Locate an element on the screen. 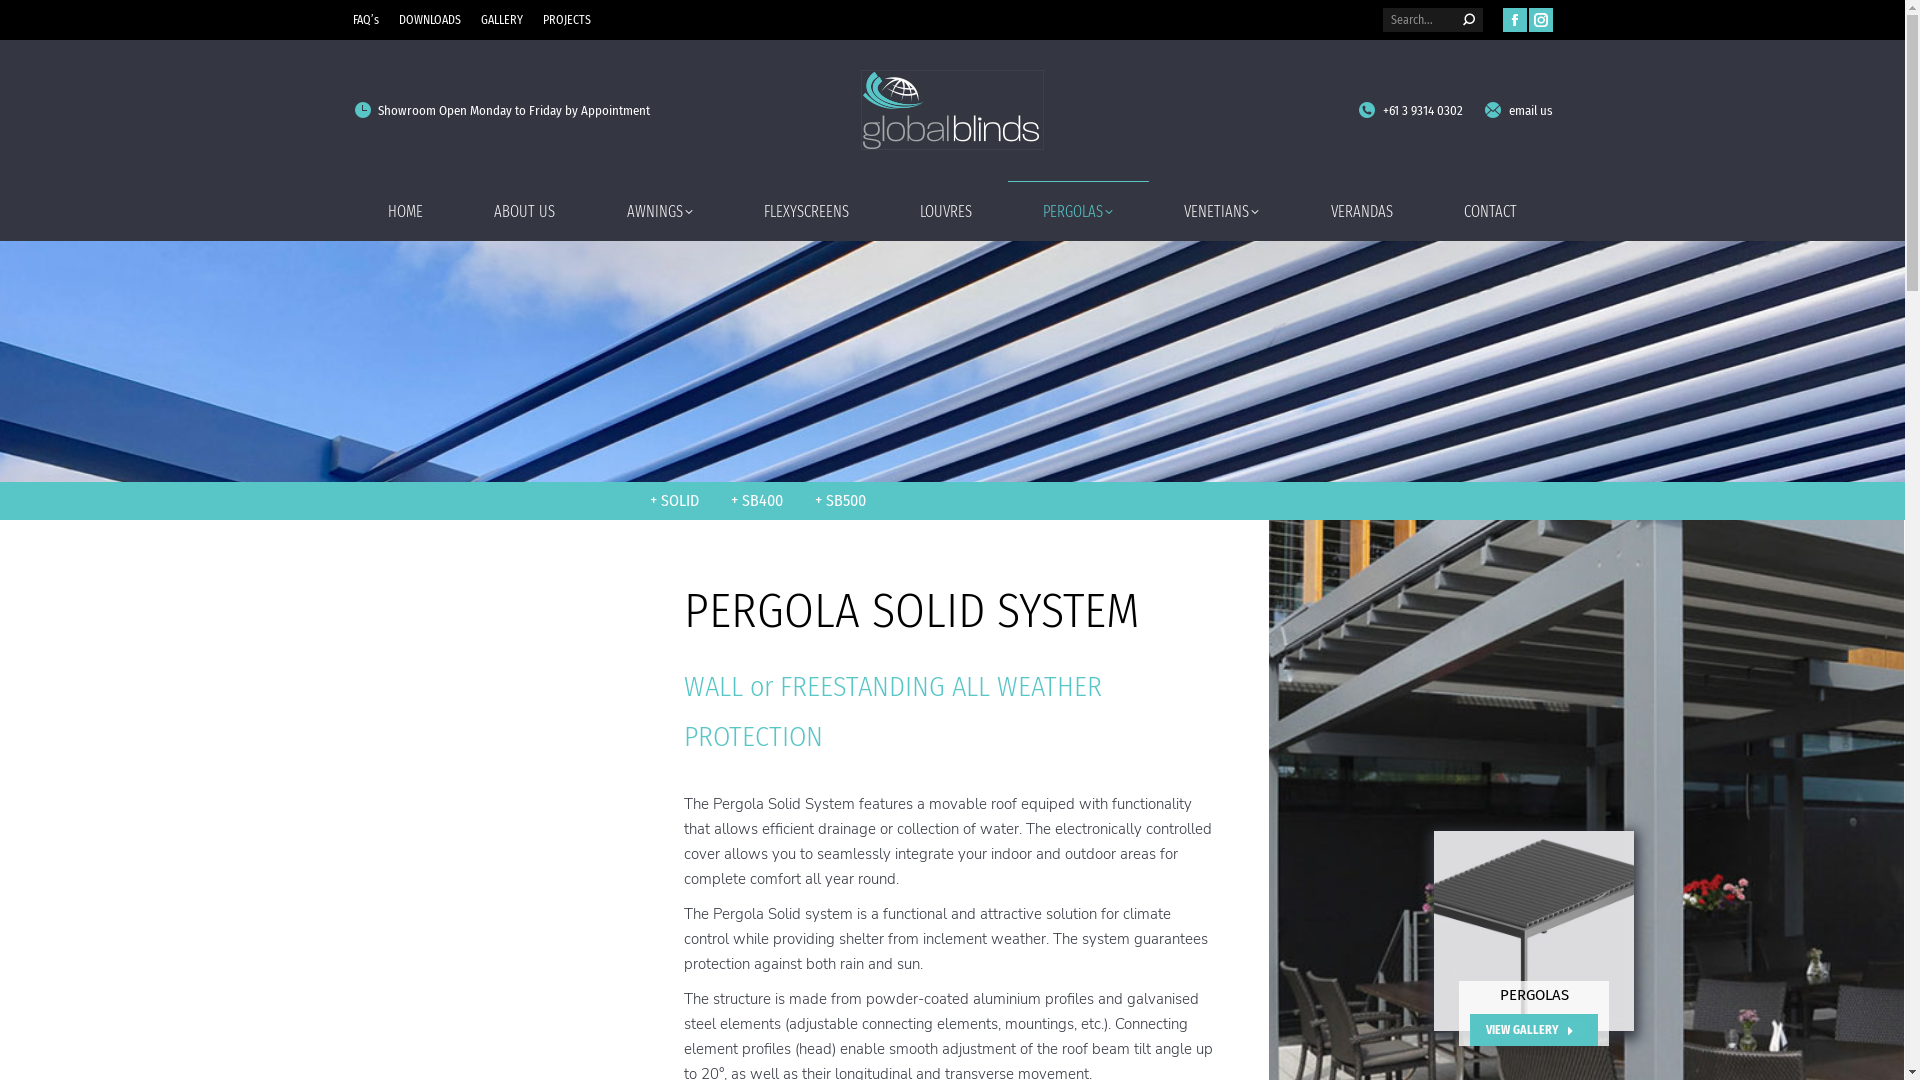  '+ SB500' is located at coordinates (840, 500).